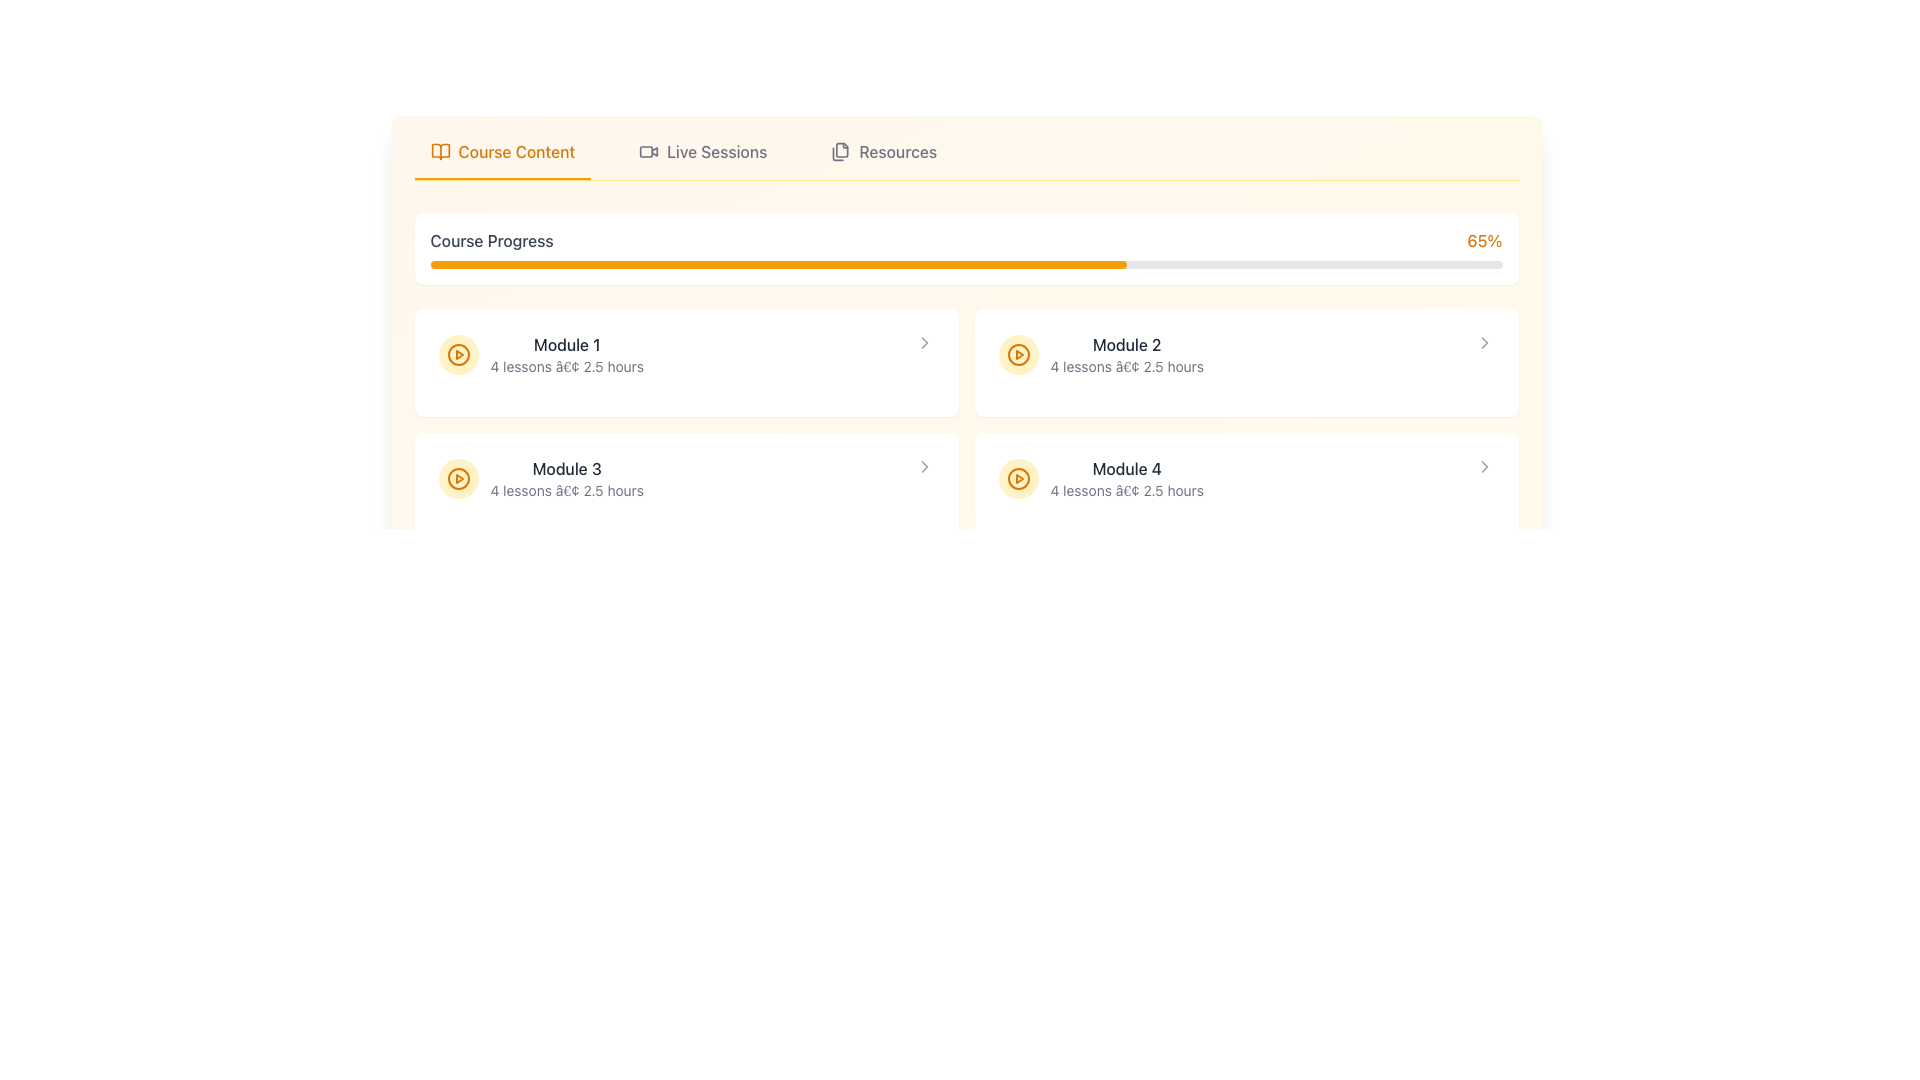 The height and width of the screenshot is (1080, 1920). Describe the element at coordinates (842, 149) in the screenshot. I see `the document icon located in the header navigation menu, which is the third icon after 'Live Sessions' and before 'Resources'` at that location.